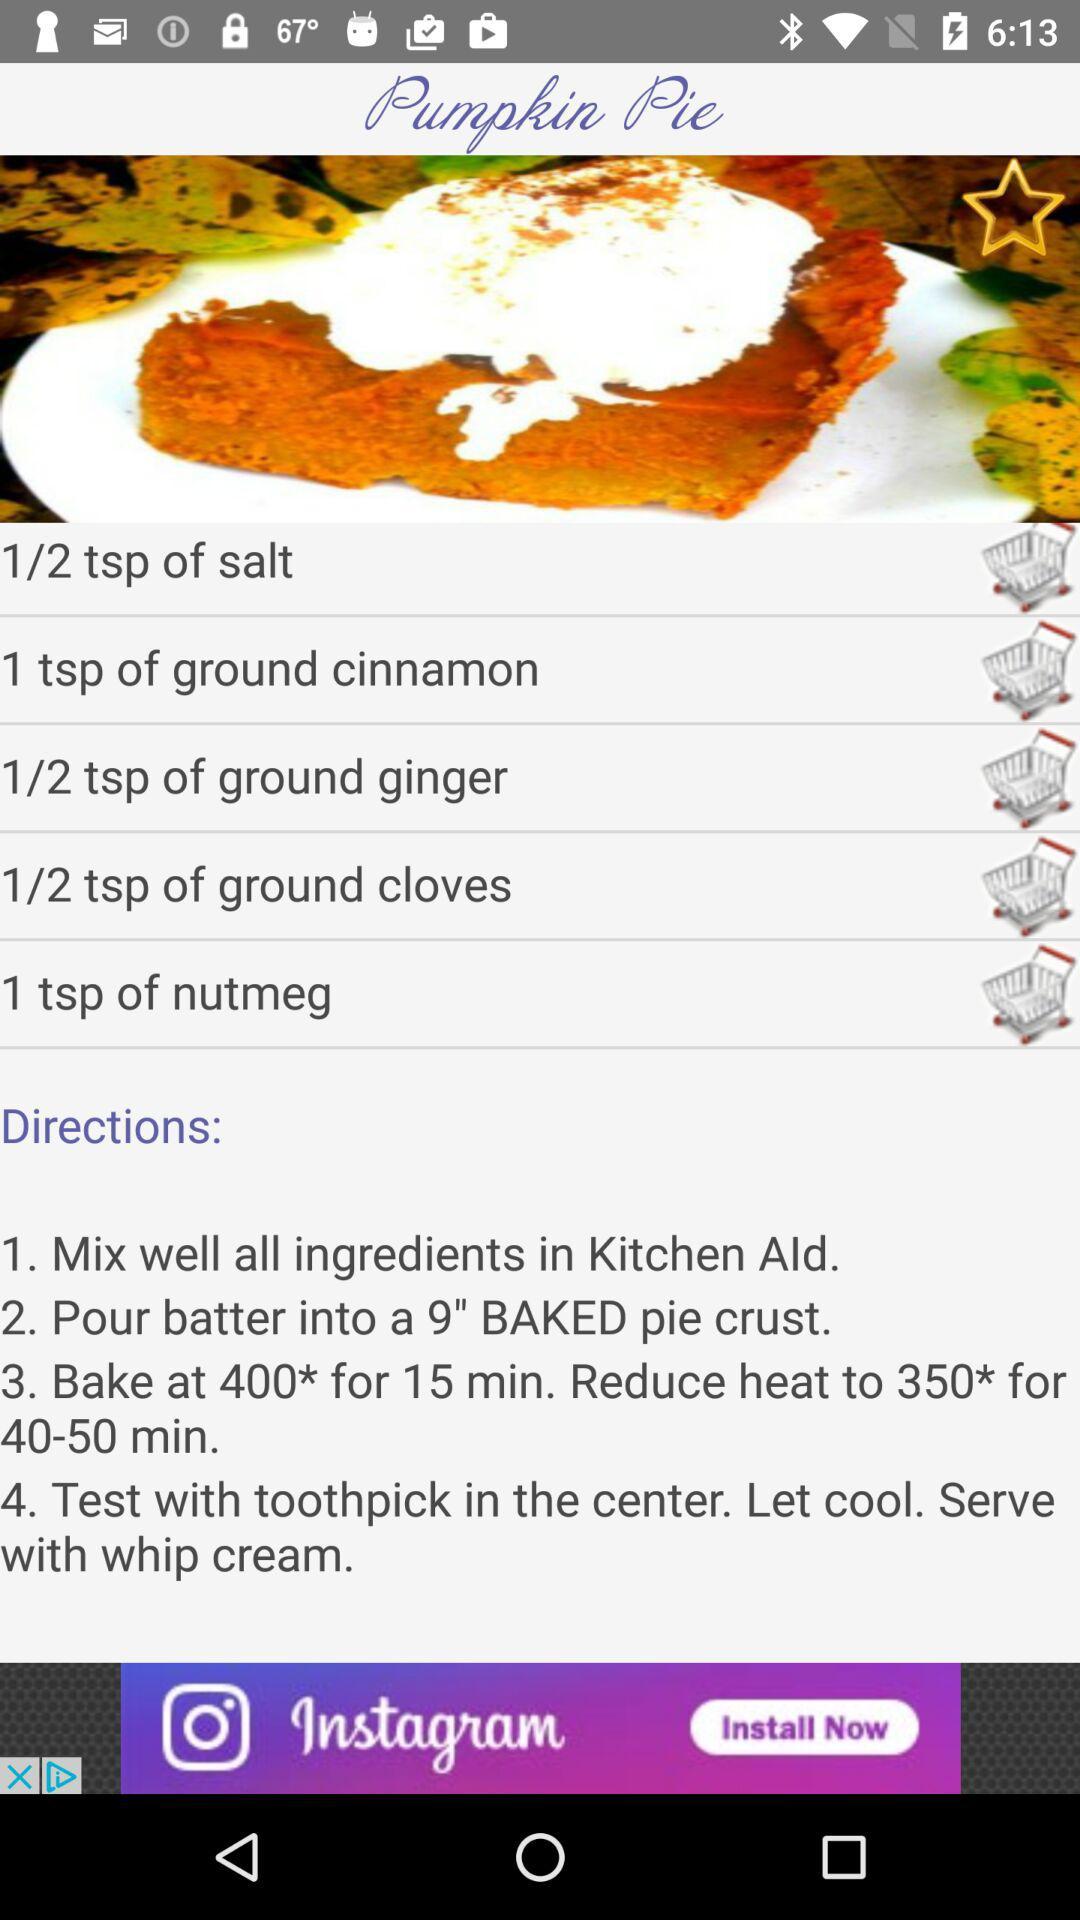  Describe the element at coordinates (1014, 207) in the screenshot. I see `the star icon` at that location.